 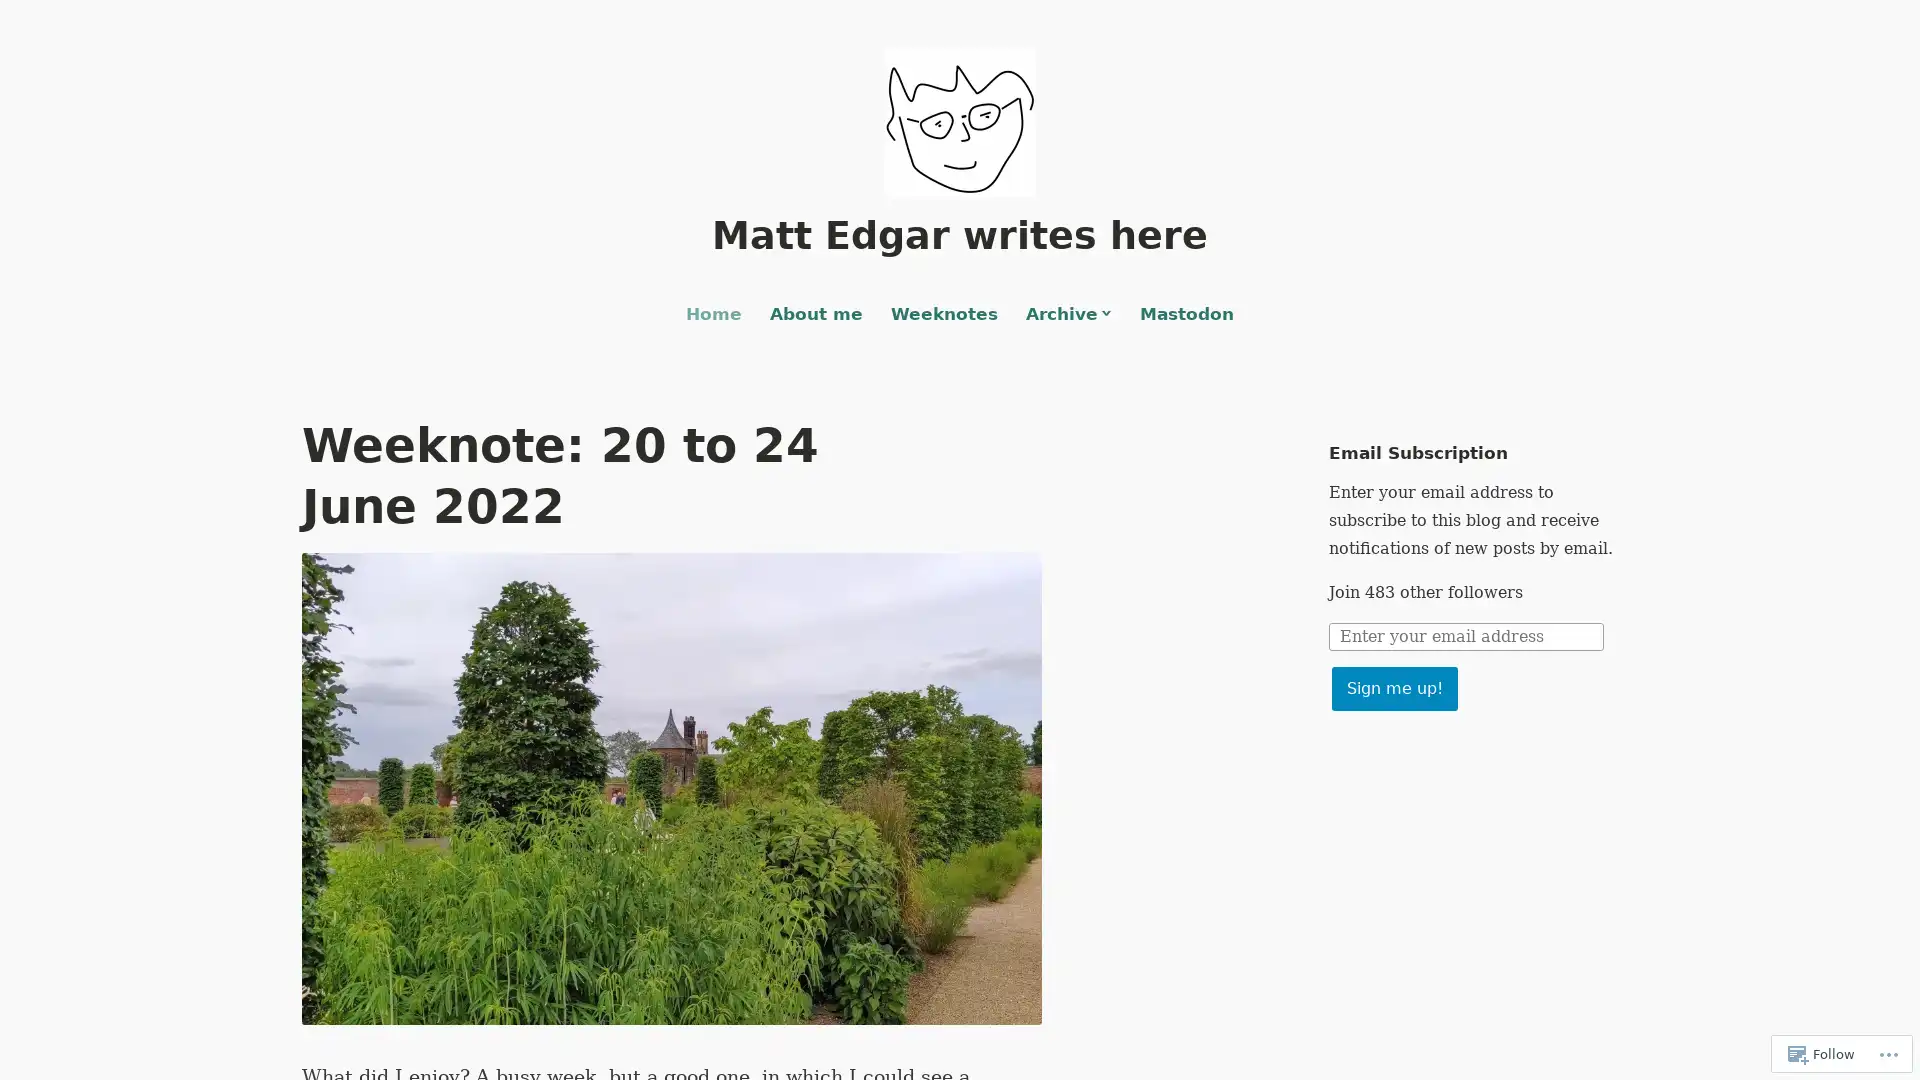 What do you see at coordinates (1394, 688) in the screenshot?
I see `Sign me up!` at bounding box center [1394, 688].